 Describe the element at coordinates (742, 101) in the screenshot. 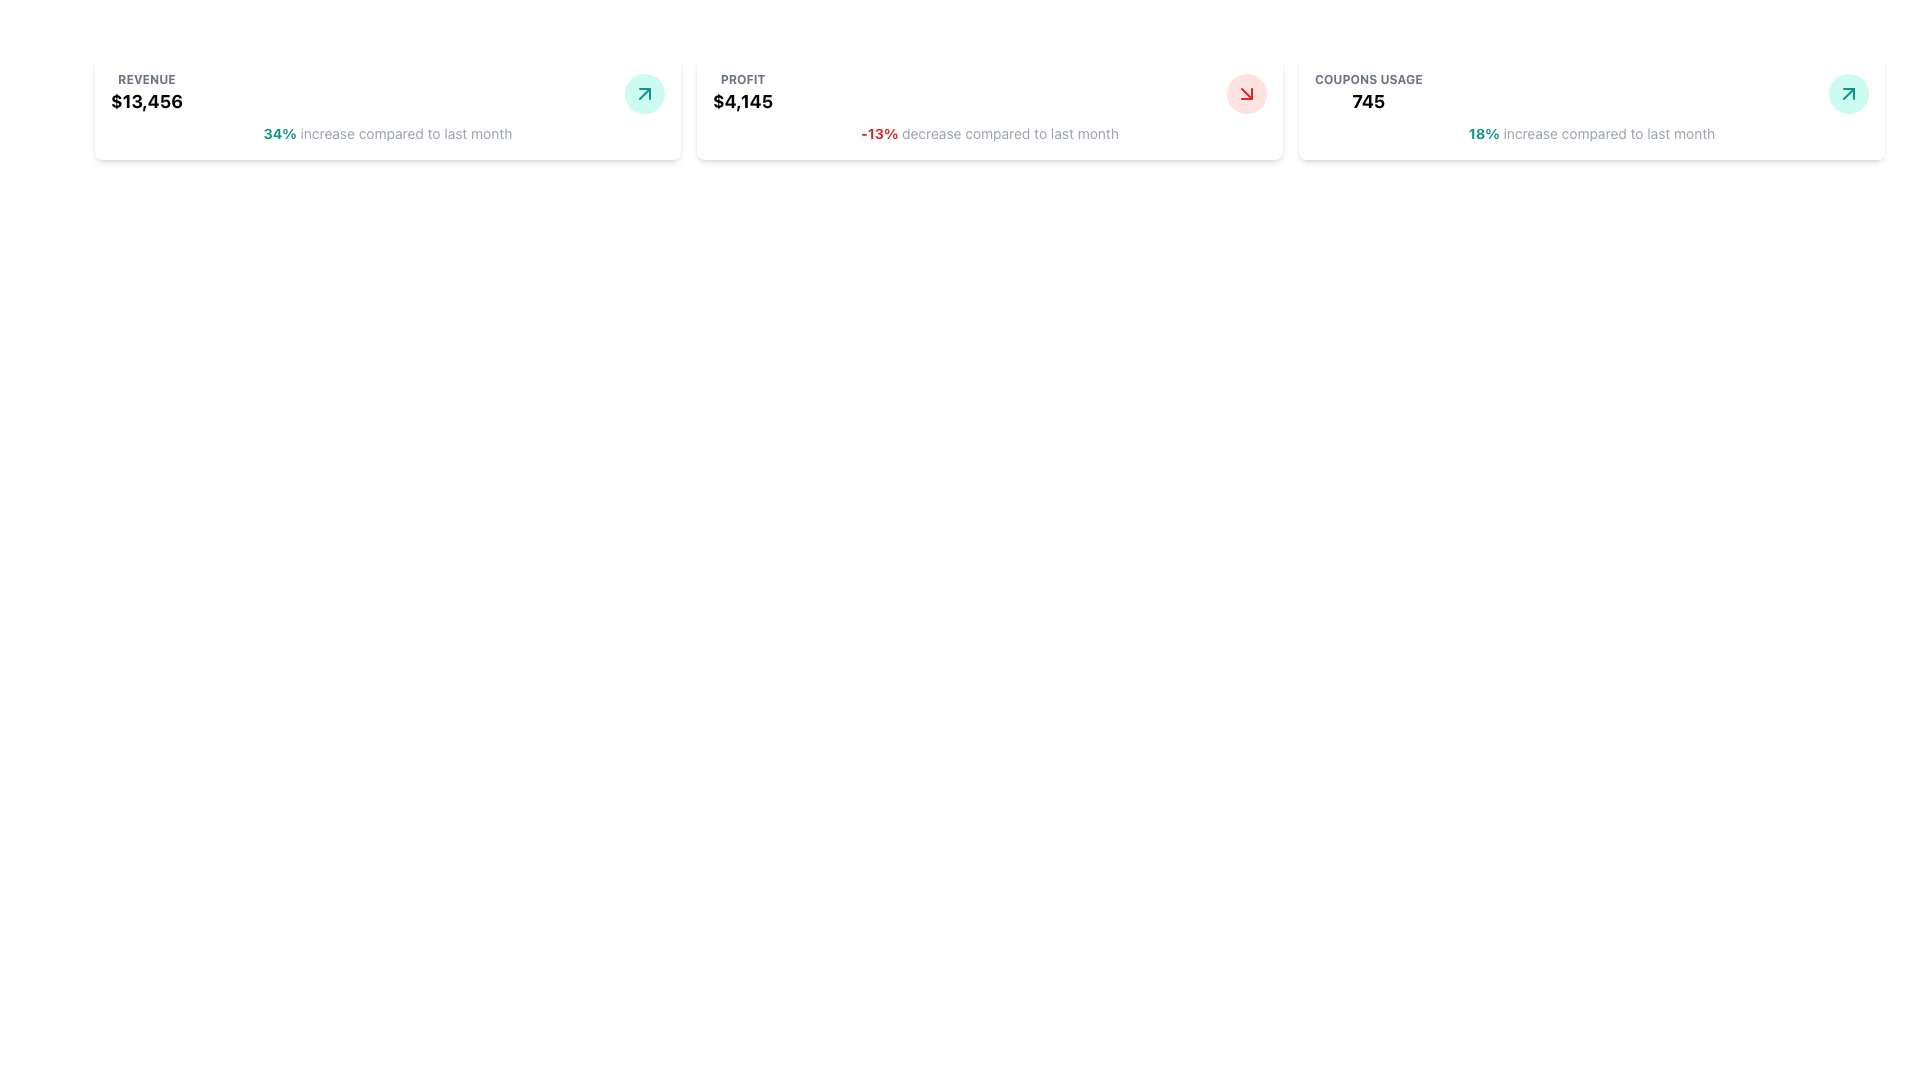

I see `the static text displaying the profit value of $4,145, which is located within the second card below the label 'PROFIT'` at that location.